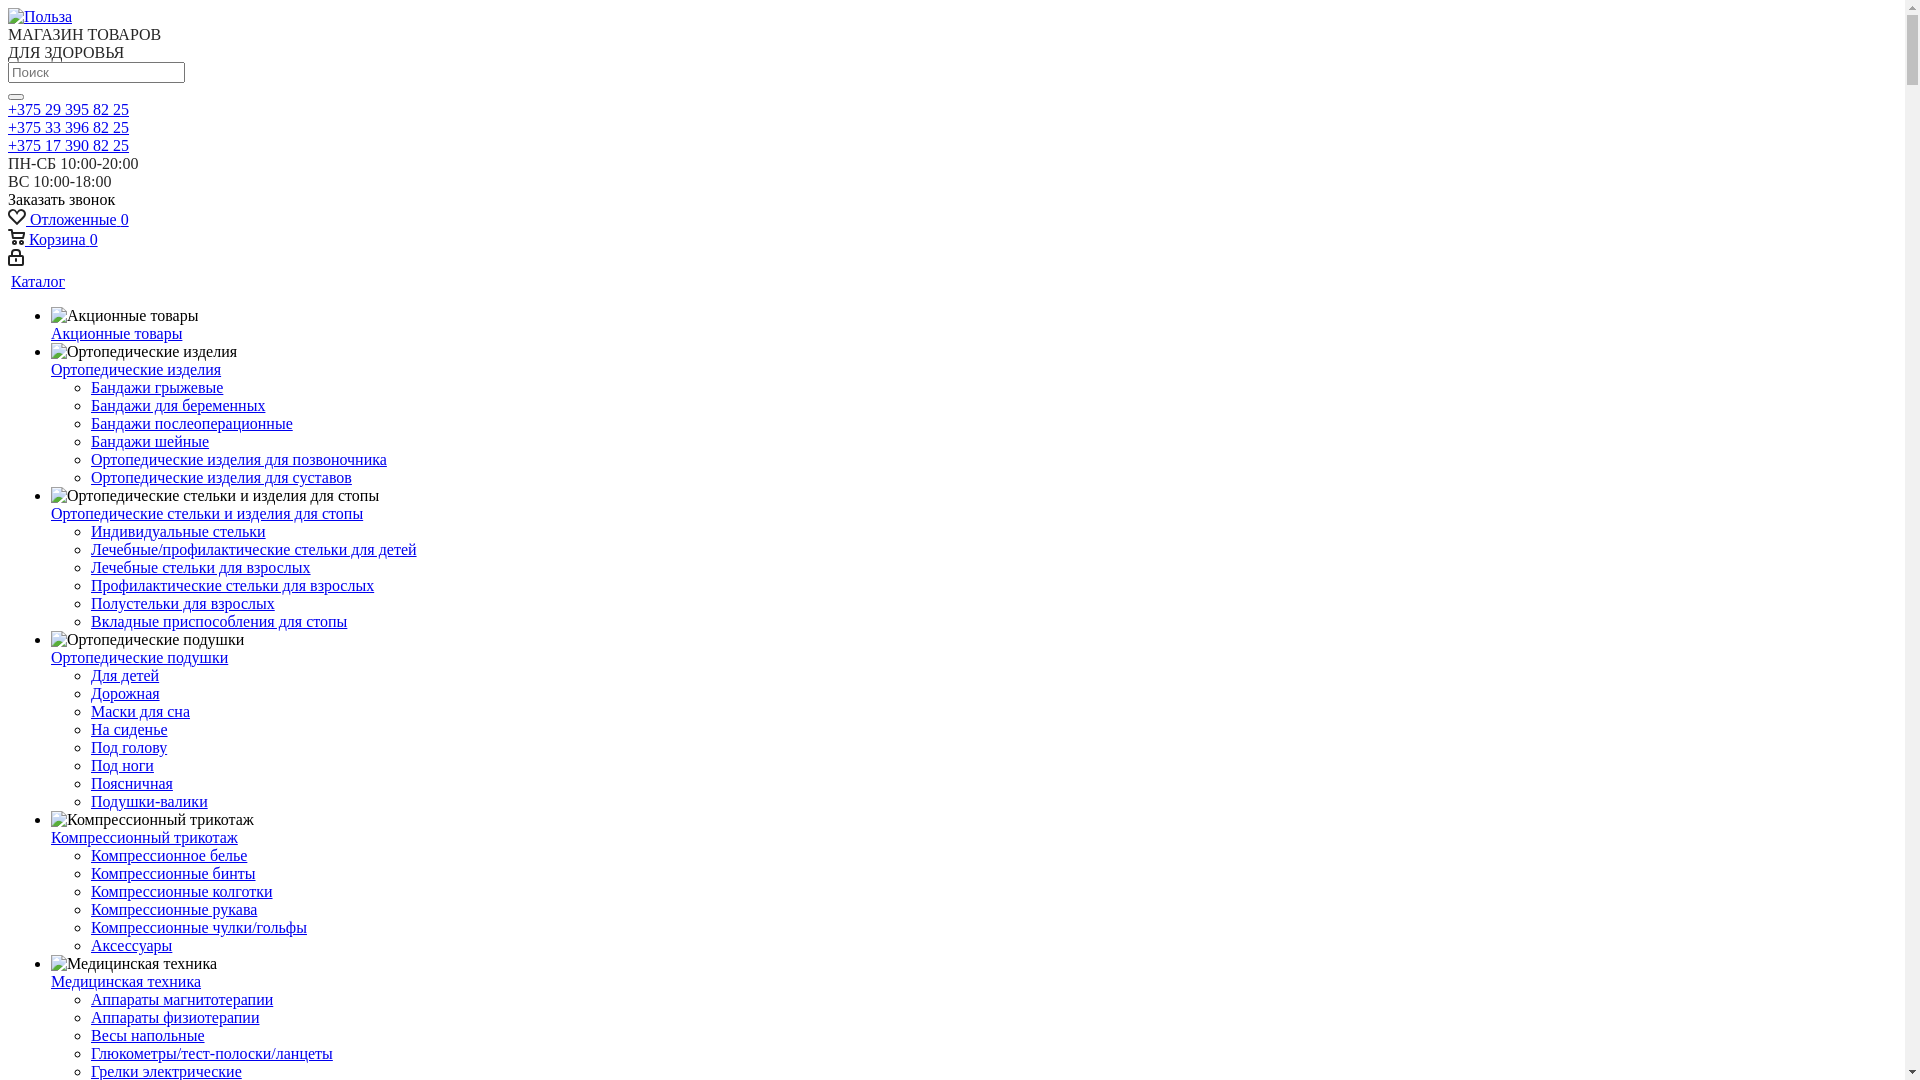 The height and width of the screenshot is (1080, 1920). What do you see at coordinates (68, 109) in the screenshot?
I see `'+375 29 395 82 25'` at bounding box center [68, 109].